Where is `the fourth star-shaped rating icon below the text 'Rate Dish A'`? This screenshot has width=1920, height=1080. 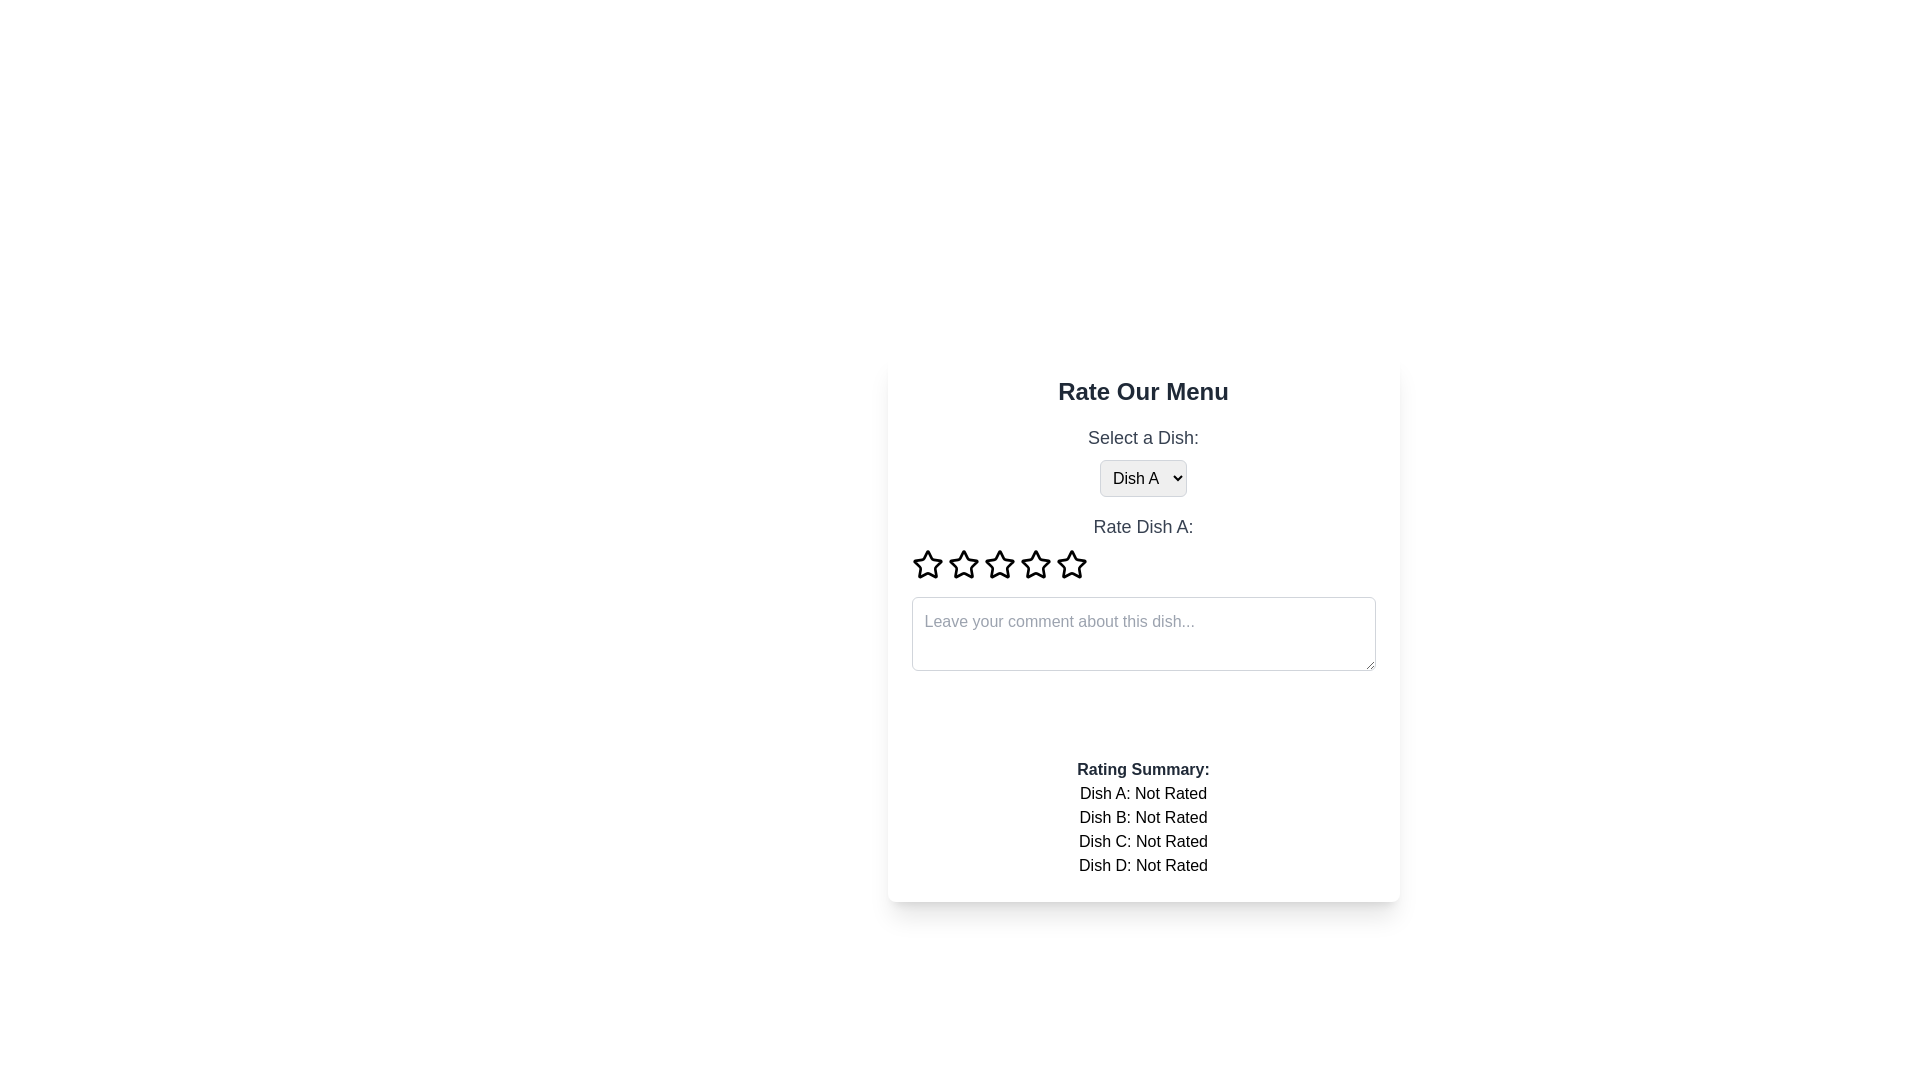
the fourth star-shaped rating icon below the text 'Rate Dish A' is located at coordinates (999, 564).